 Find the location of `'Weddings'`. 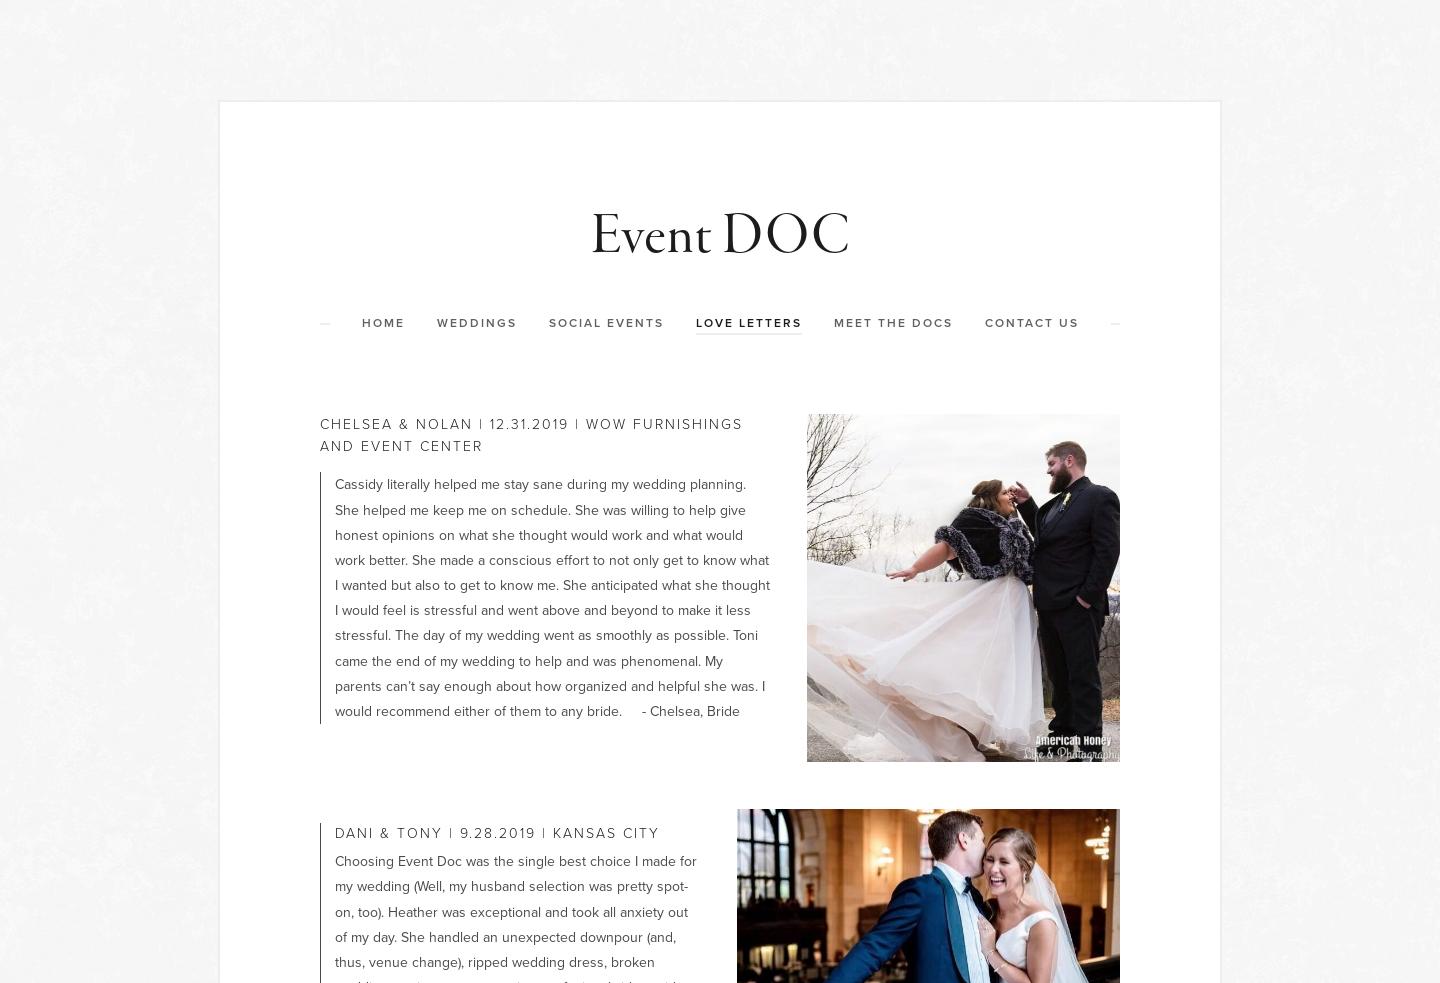

'Weddings' is located at coordinates (436, 323).